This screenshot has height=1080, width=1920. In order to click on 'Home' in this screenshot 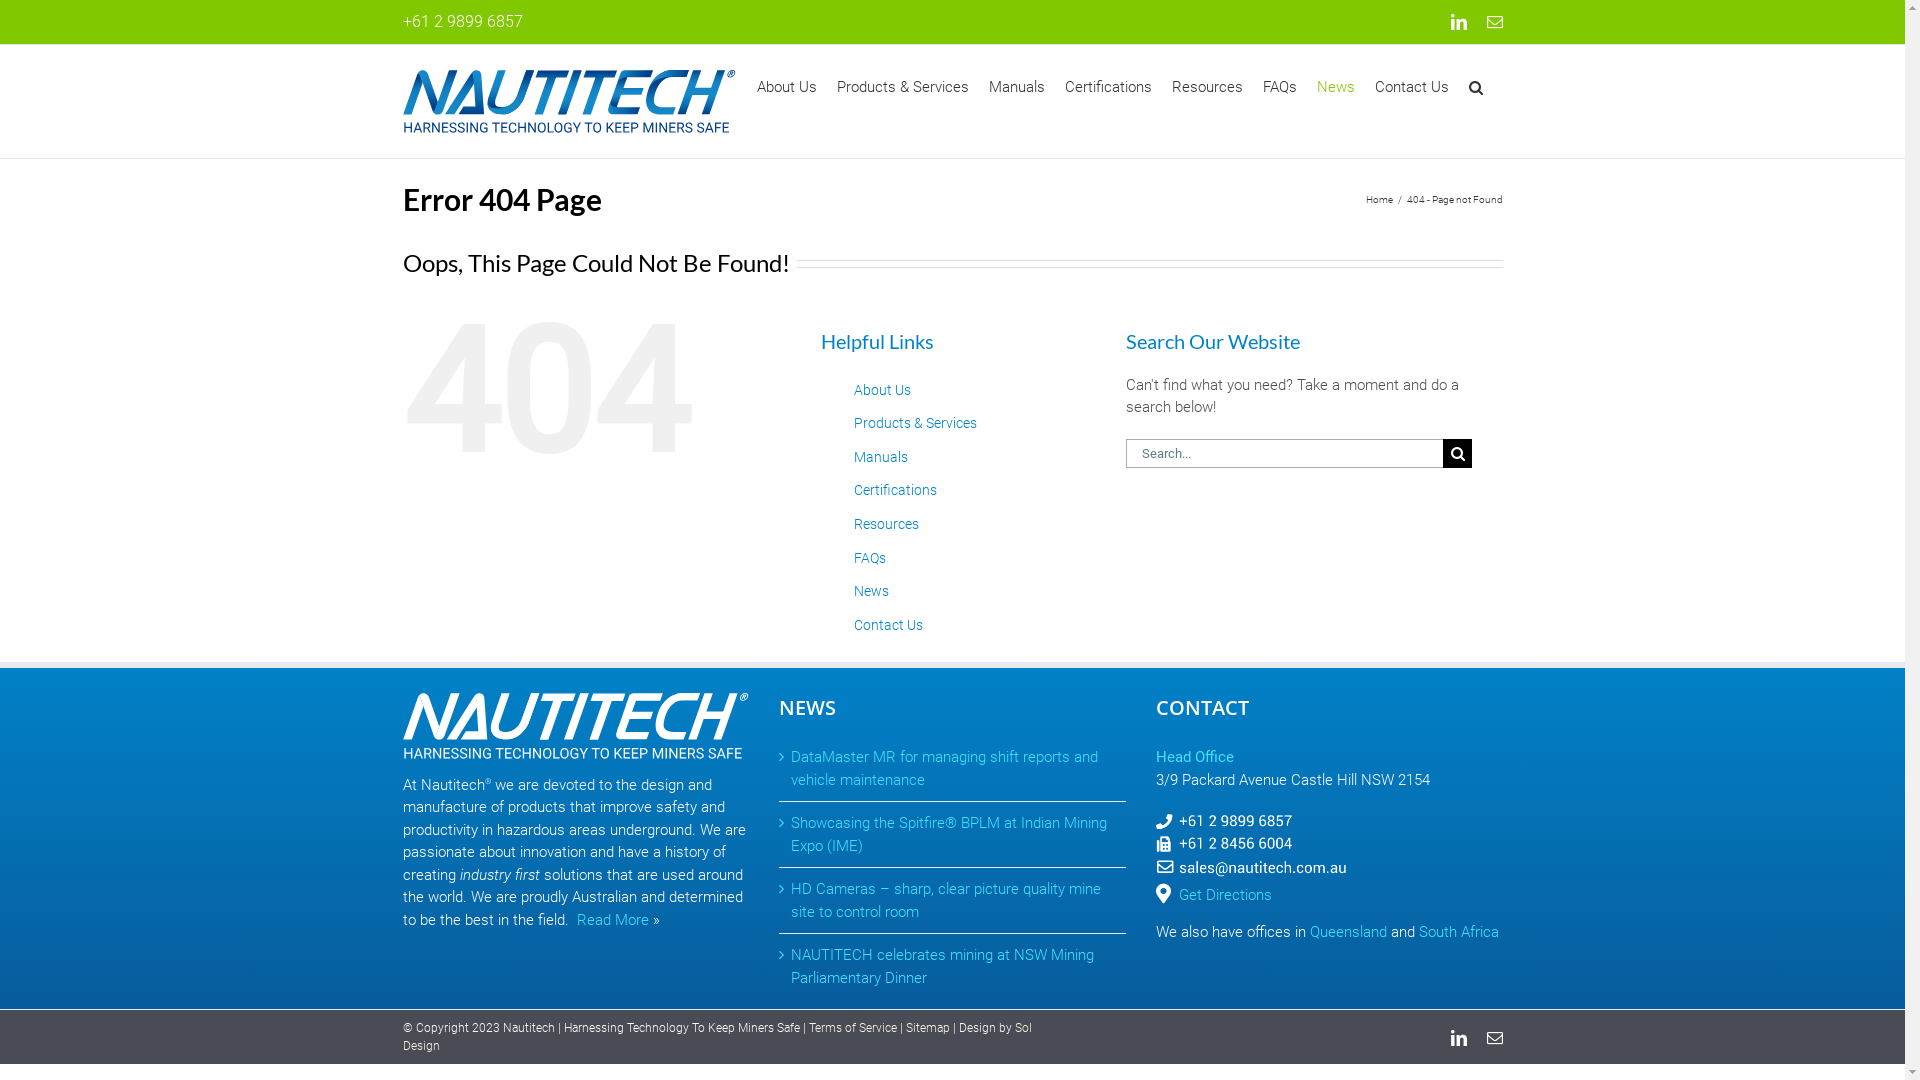, I will do `click(1378, 199)`.